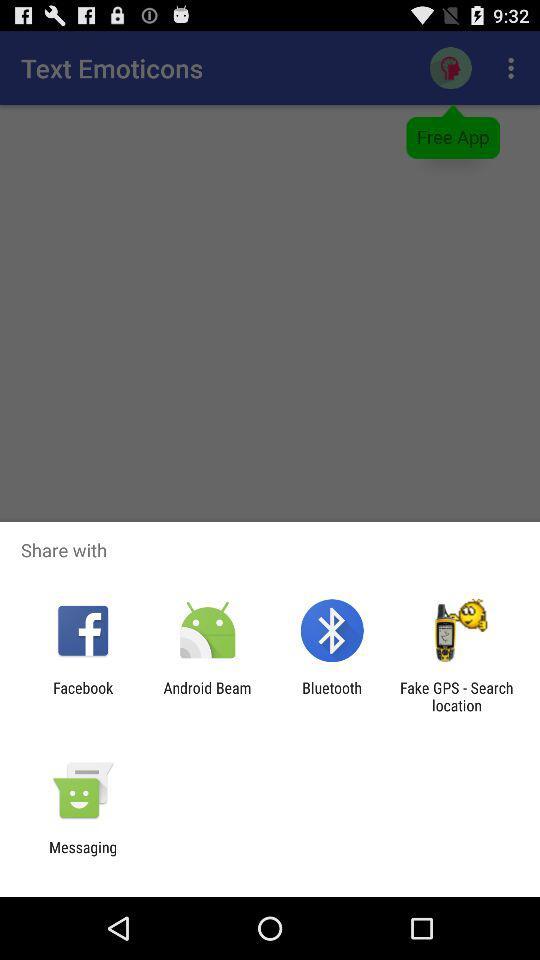 This screenshot has width=540, height=960. What do you see at coordinates (206, 696) in the screenshot?
I see `the item to the left of bluetooth app` at bounding box center [206, 696].